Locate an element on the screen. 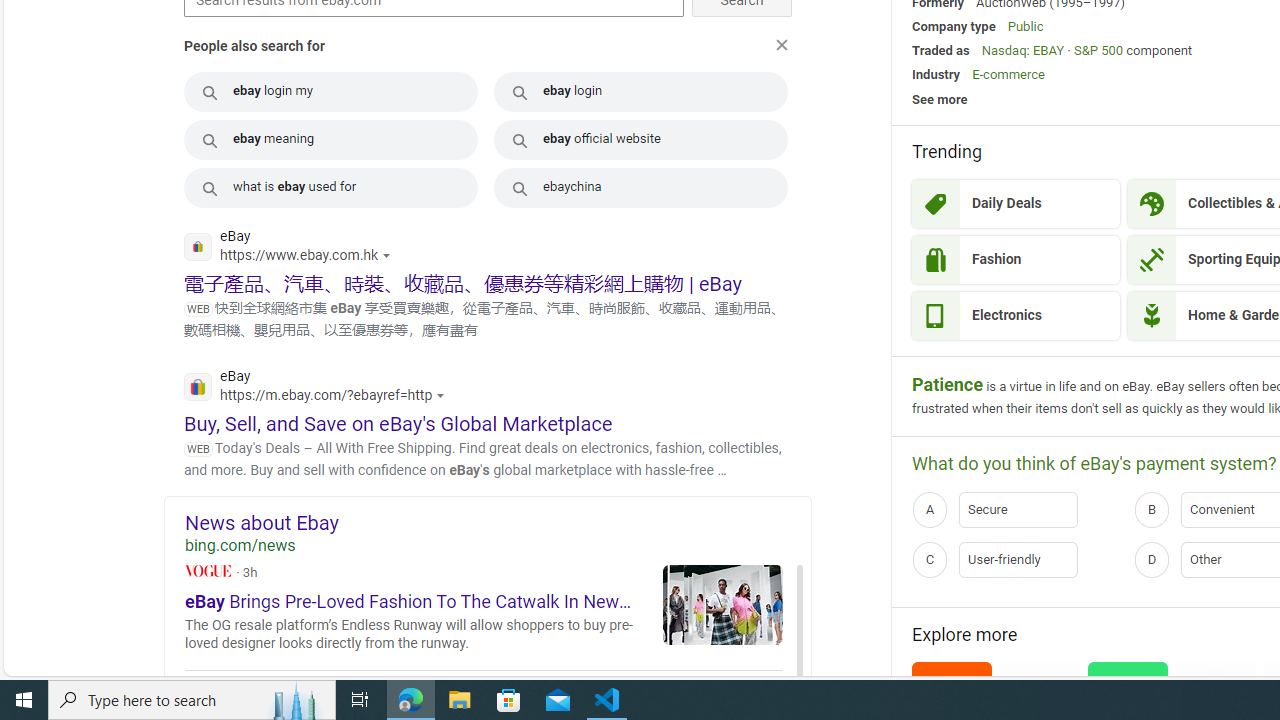  'Public' is located at coordinates (1025, 26).